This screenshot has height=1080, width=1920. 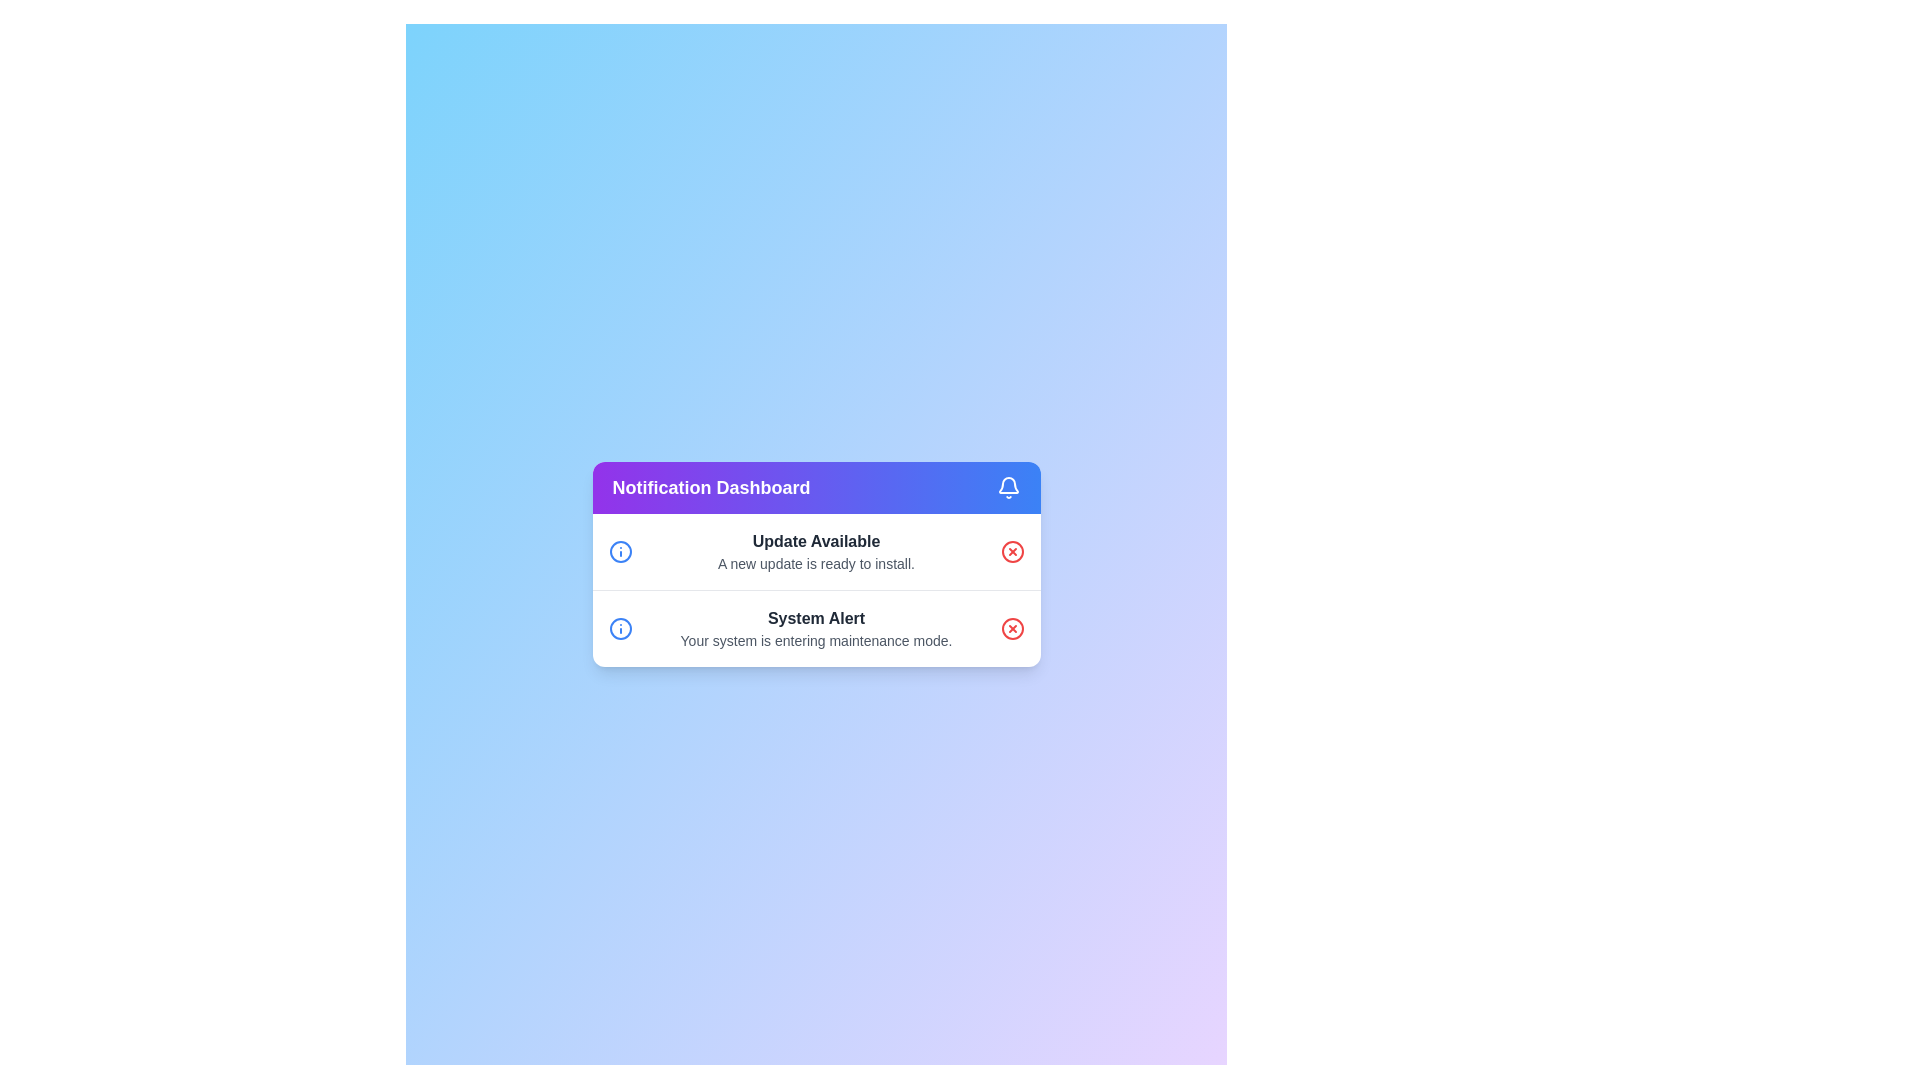 What do you see at coordinates (619, 627) in the screenshot?
I see `the icon indicating information or importance in the notification context, positioned to the left of the 'Update Available' text label` at bounding box center [619, 627].